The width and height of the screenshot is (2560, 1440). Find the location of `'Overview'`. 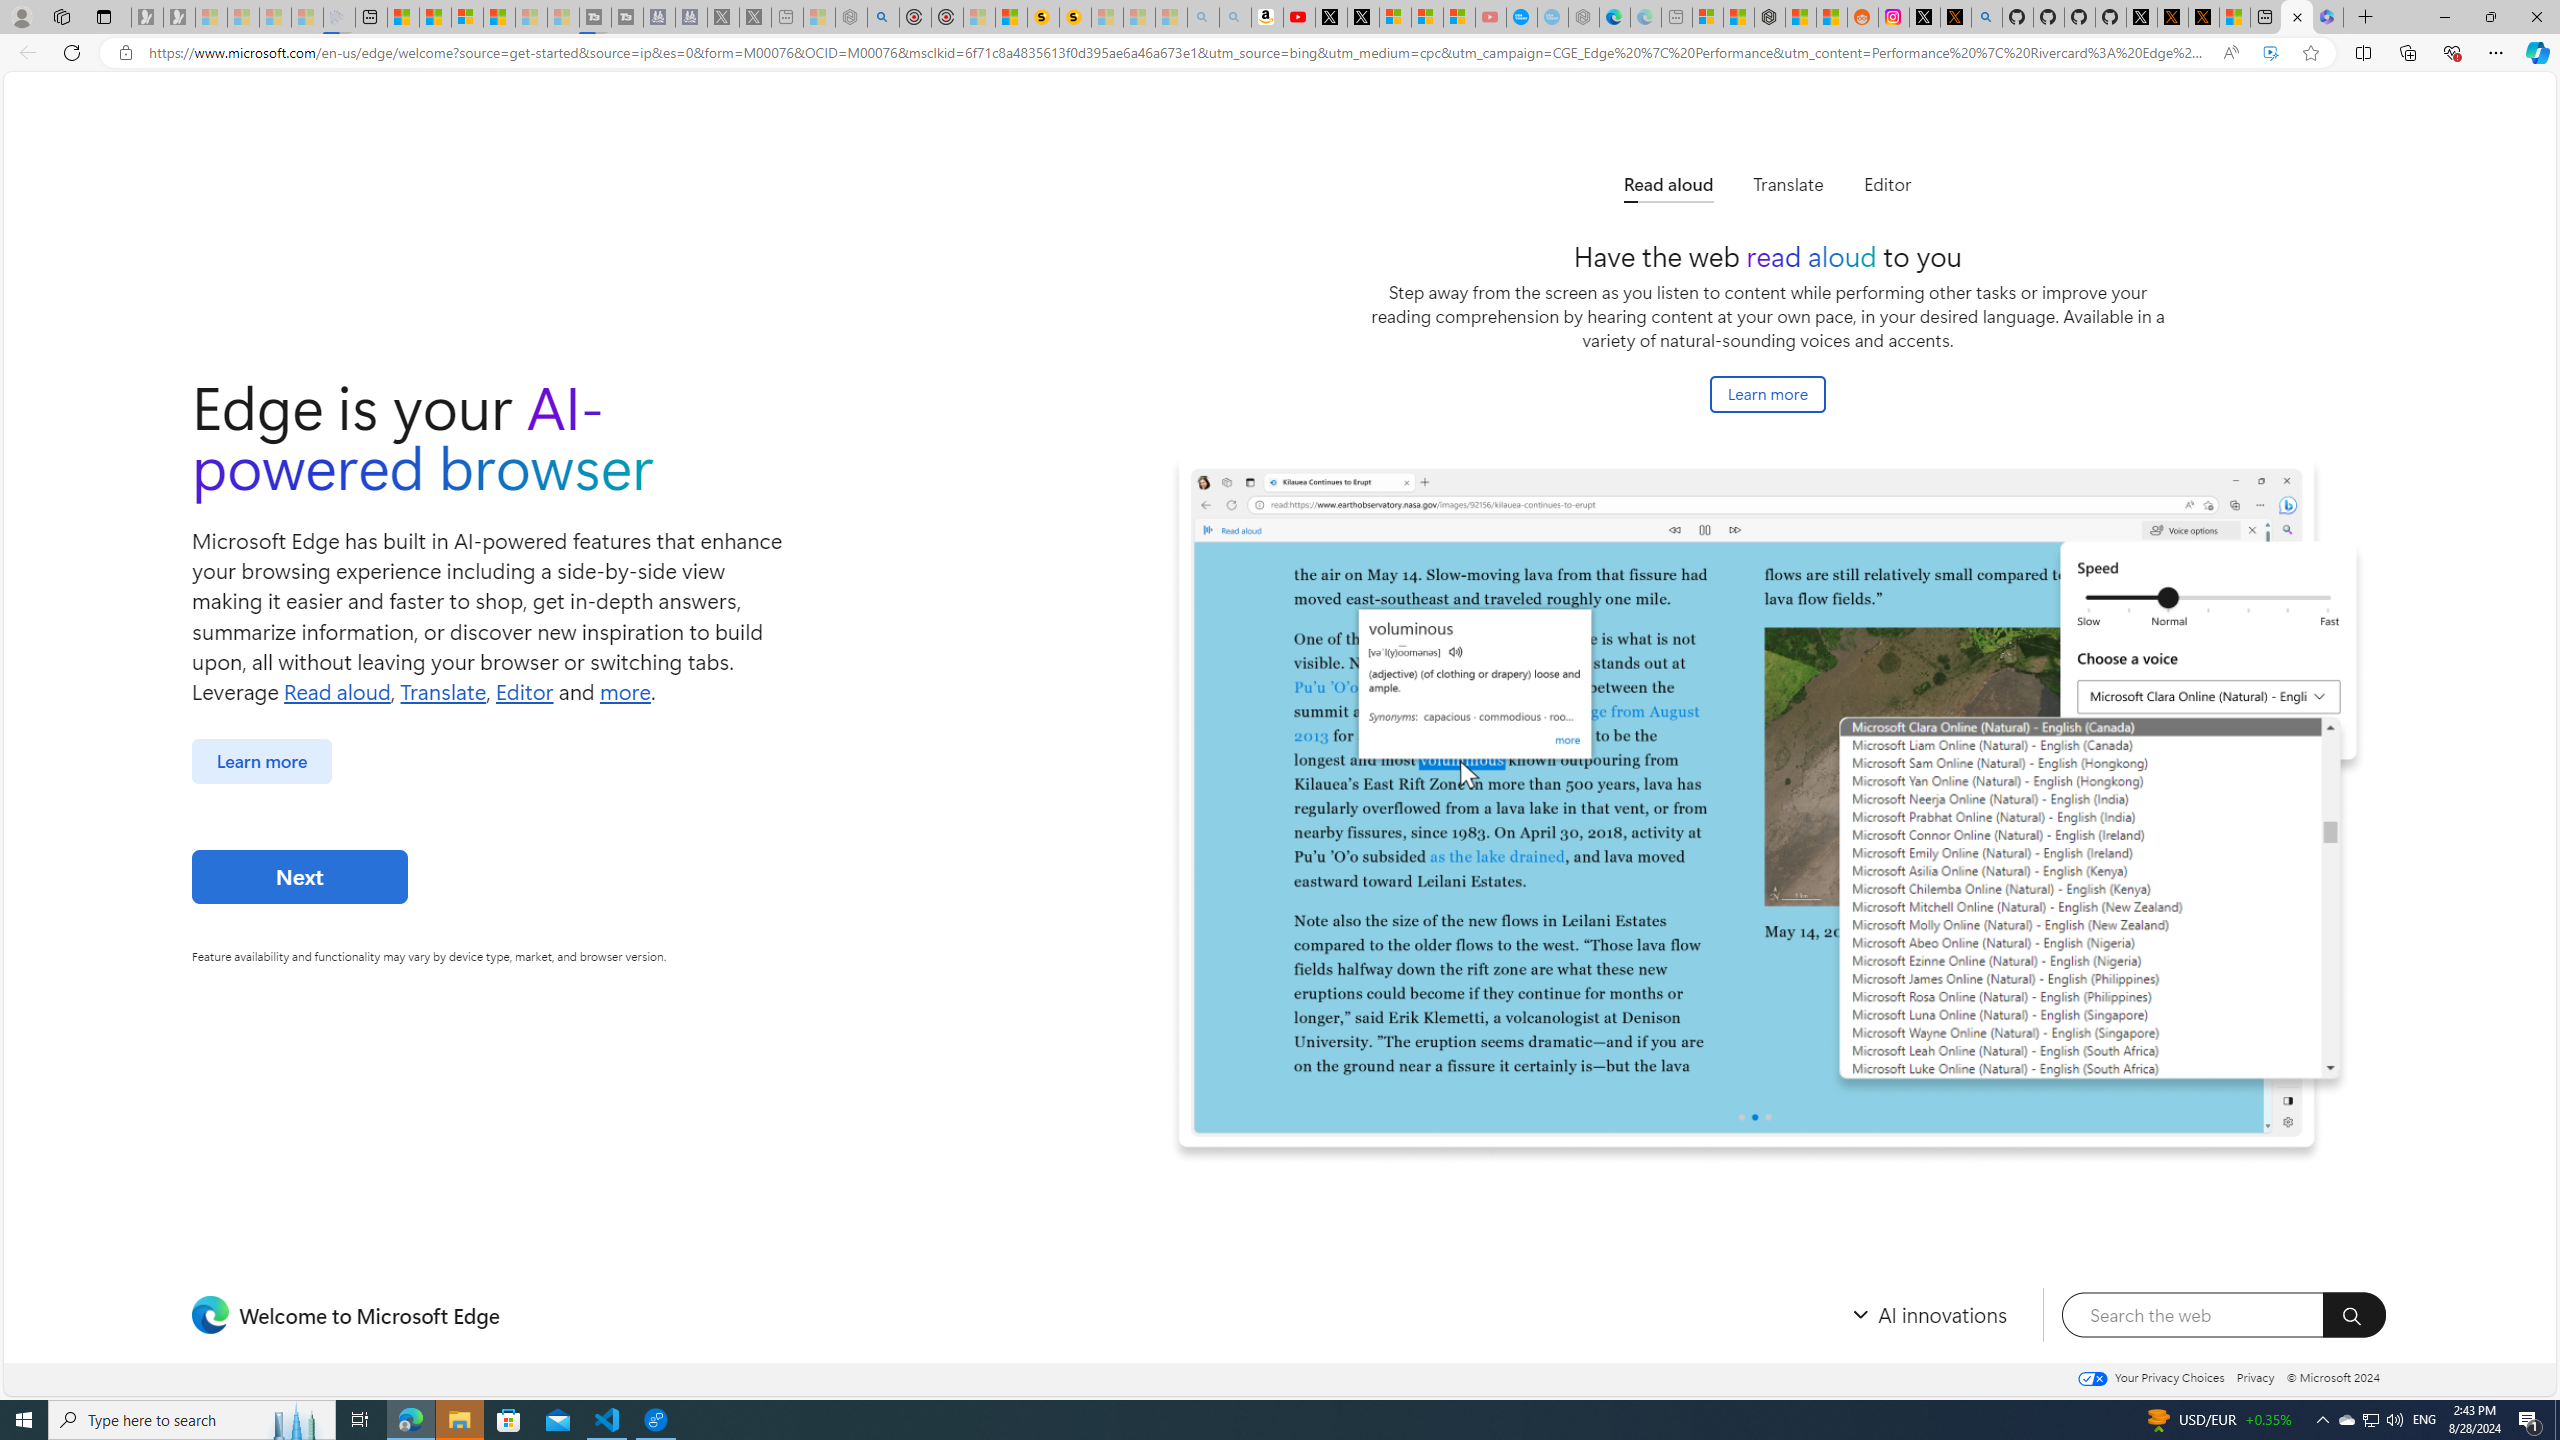

'Overview' is located at coordinates (466, 16).